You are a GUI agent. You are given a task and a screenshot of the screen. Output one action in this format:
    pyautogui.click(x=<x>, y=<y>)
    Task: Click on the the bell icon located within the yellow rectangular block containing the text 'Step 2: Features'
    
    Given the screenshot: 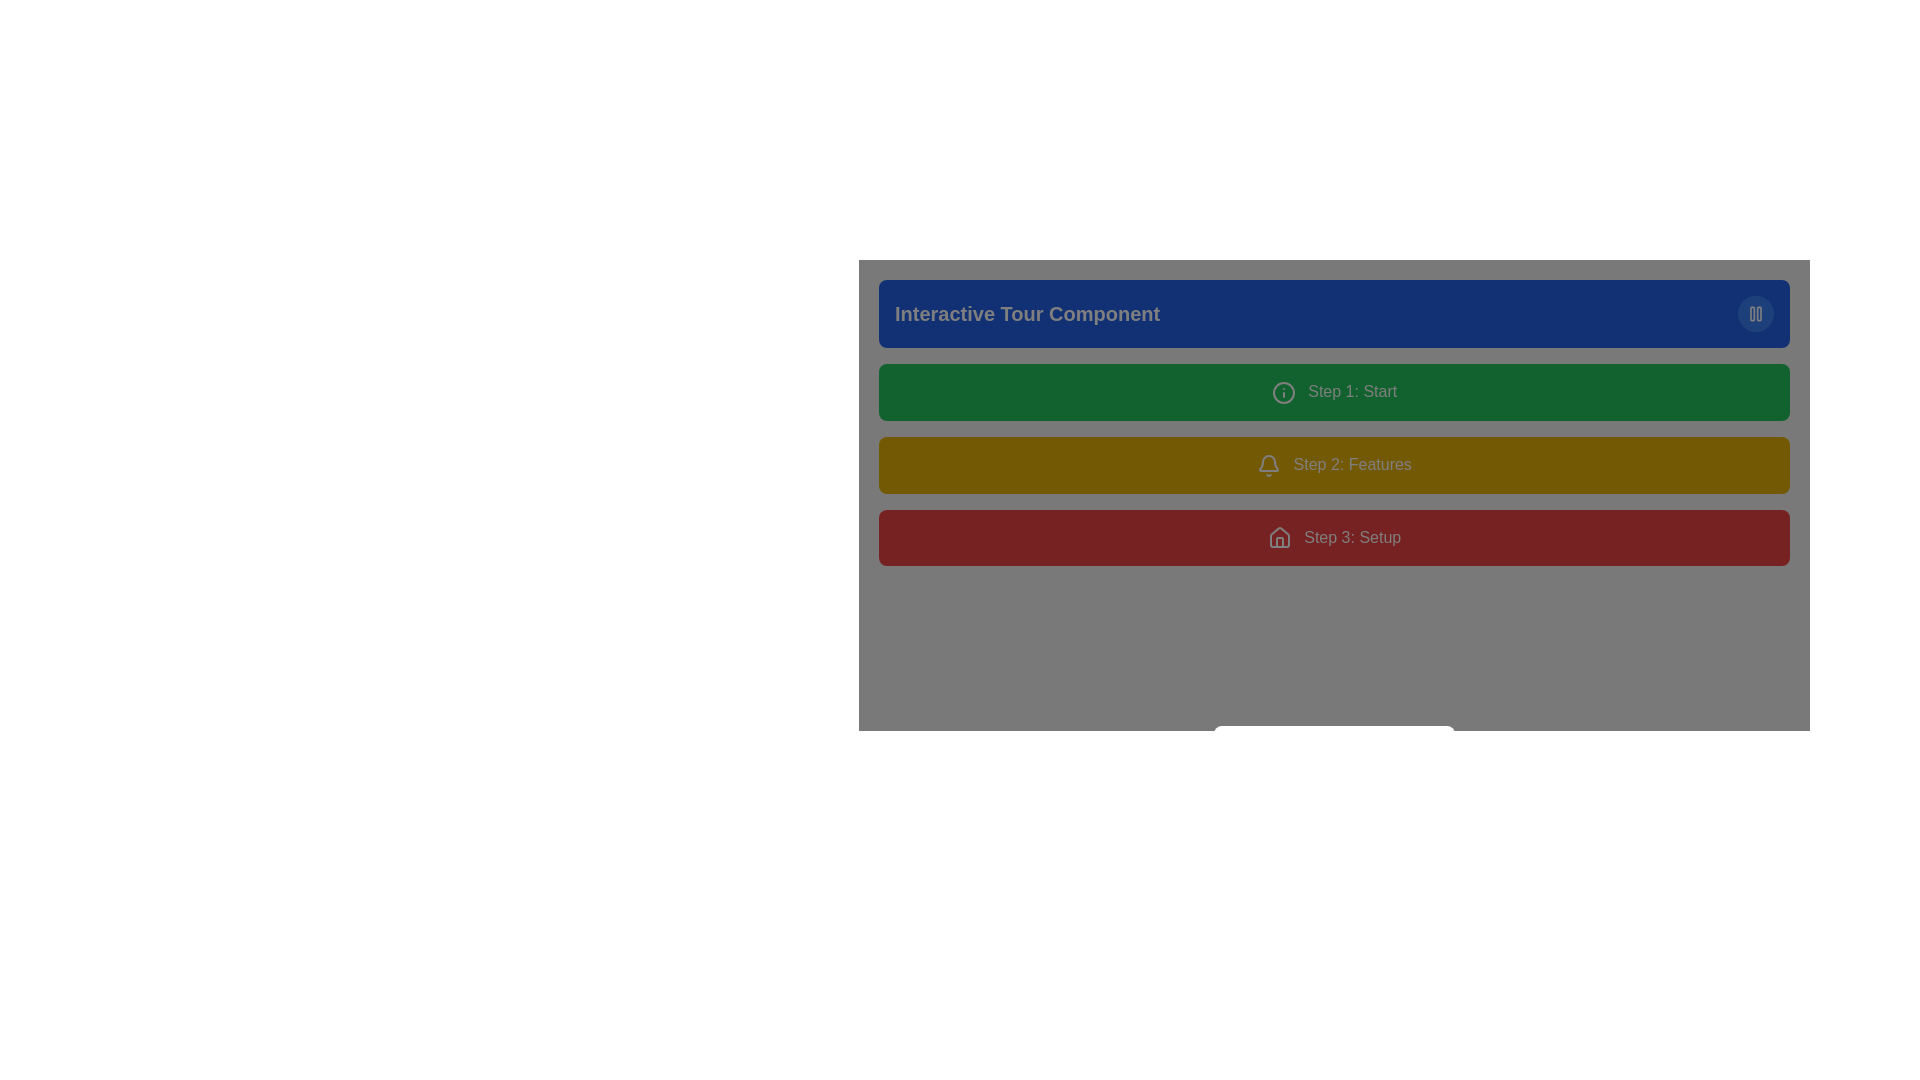 What is the action you would take?
    pyautogui.click(x=1268, y=465)
    